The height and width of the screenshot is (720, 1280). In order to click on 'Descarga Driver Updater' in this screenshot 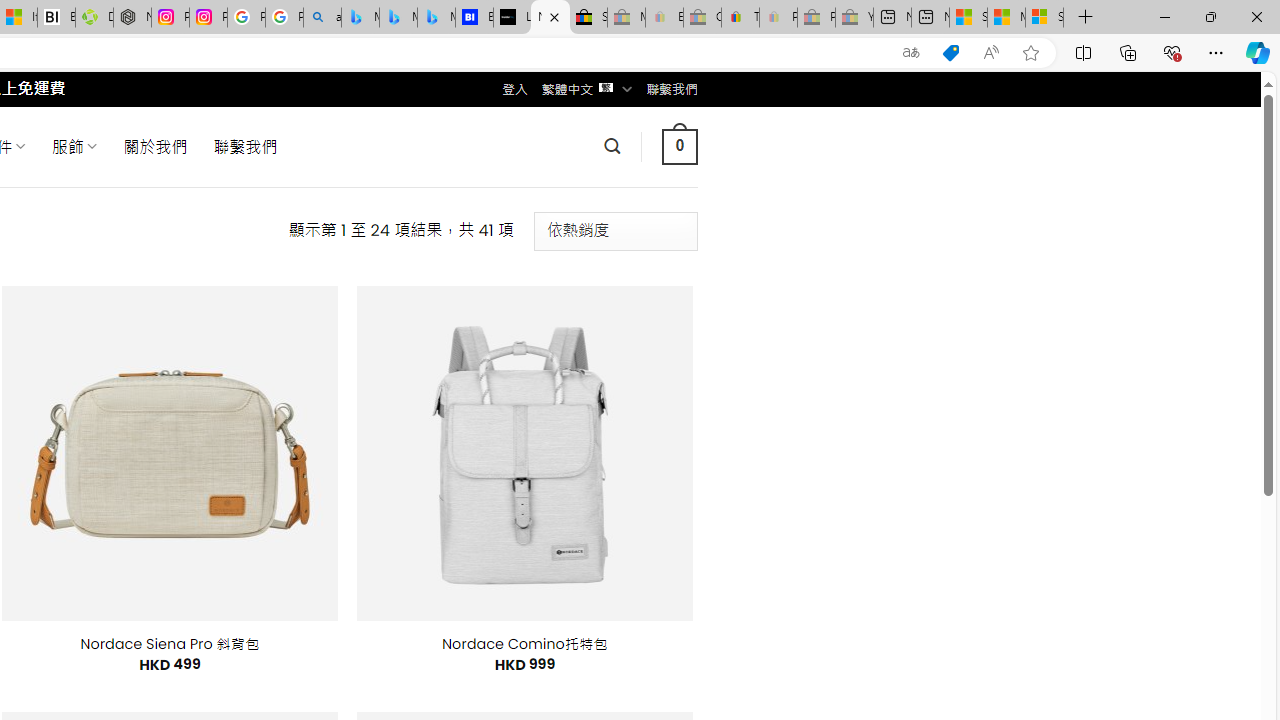, I will do `click(93, 17)`.